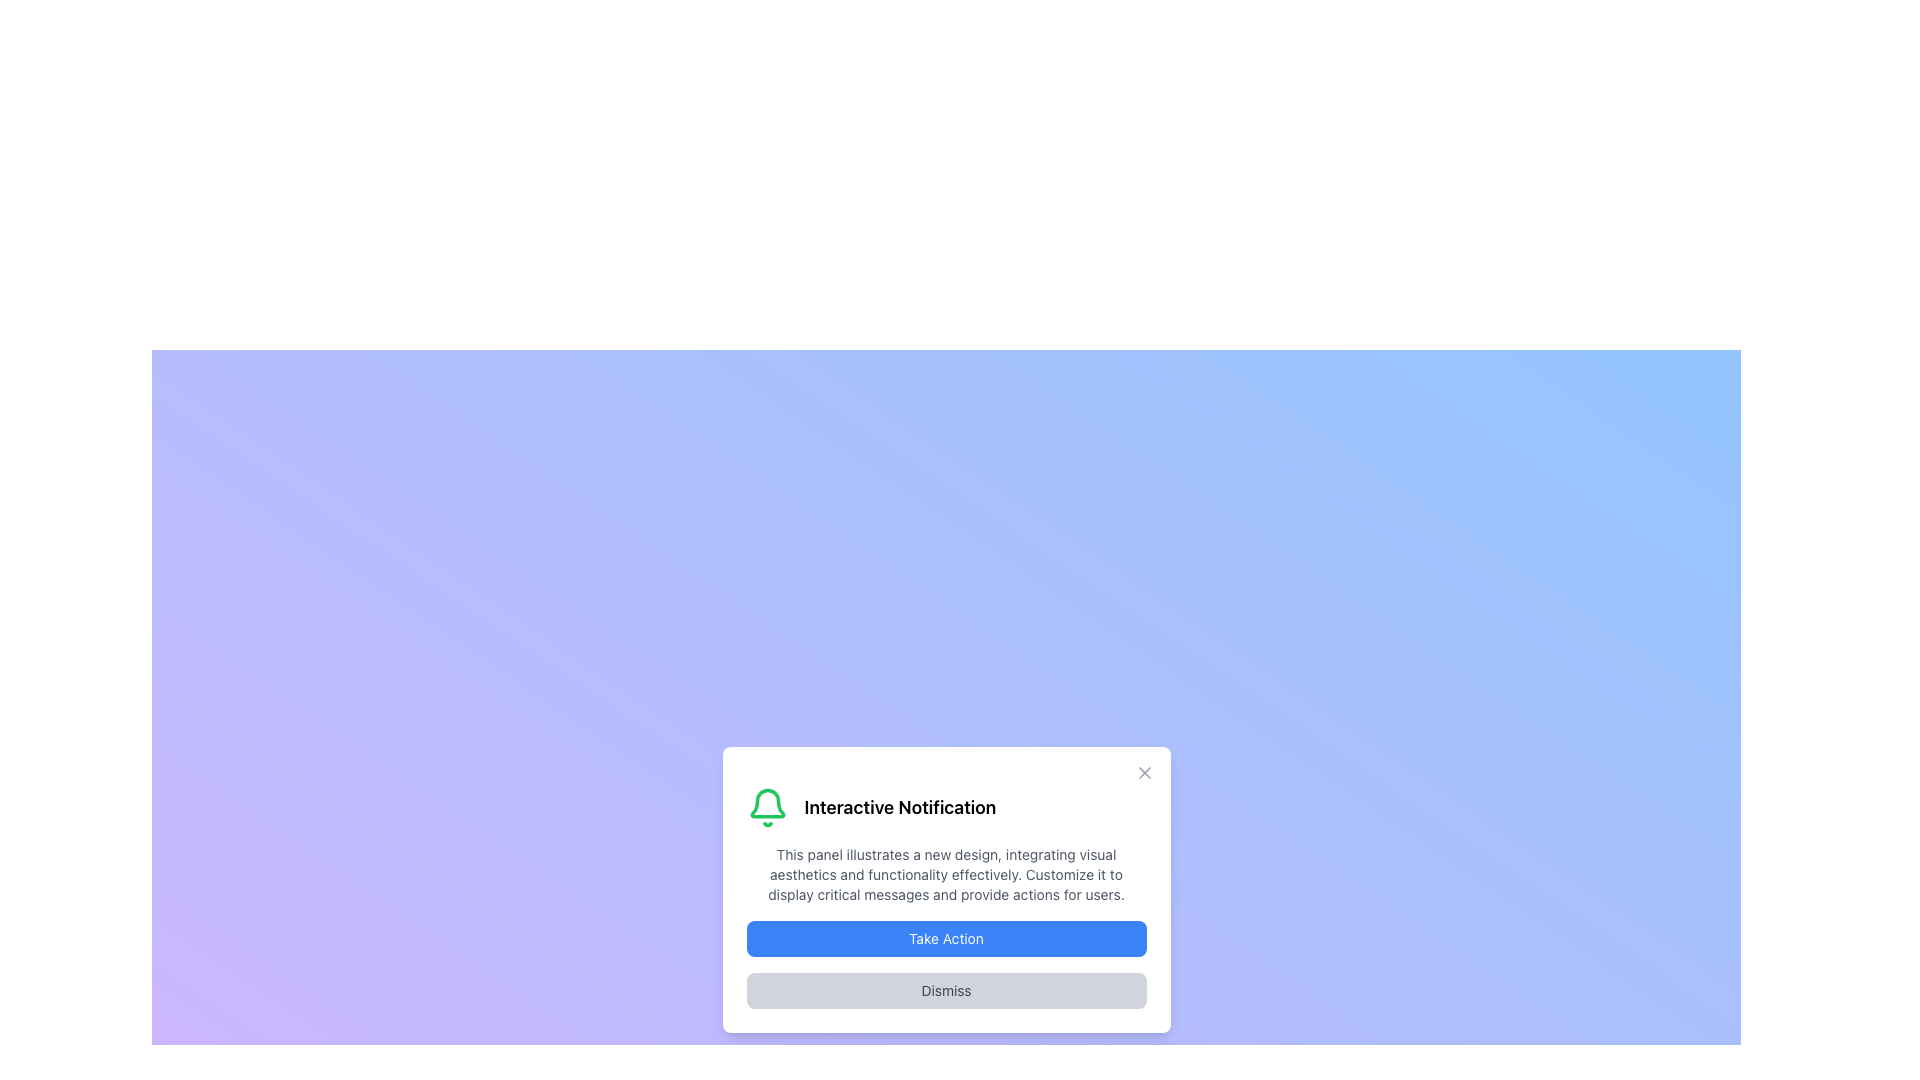 Image resolution: width=1920 pixels, height=1080 pixels. I want to click on the text label displaying 'Interactive Notification' which is styled in bold and large font, located next to a green notification icon in the upper section of the modal dialog, so click(899, 806).